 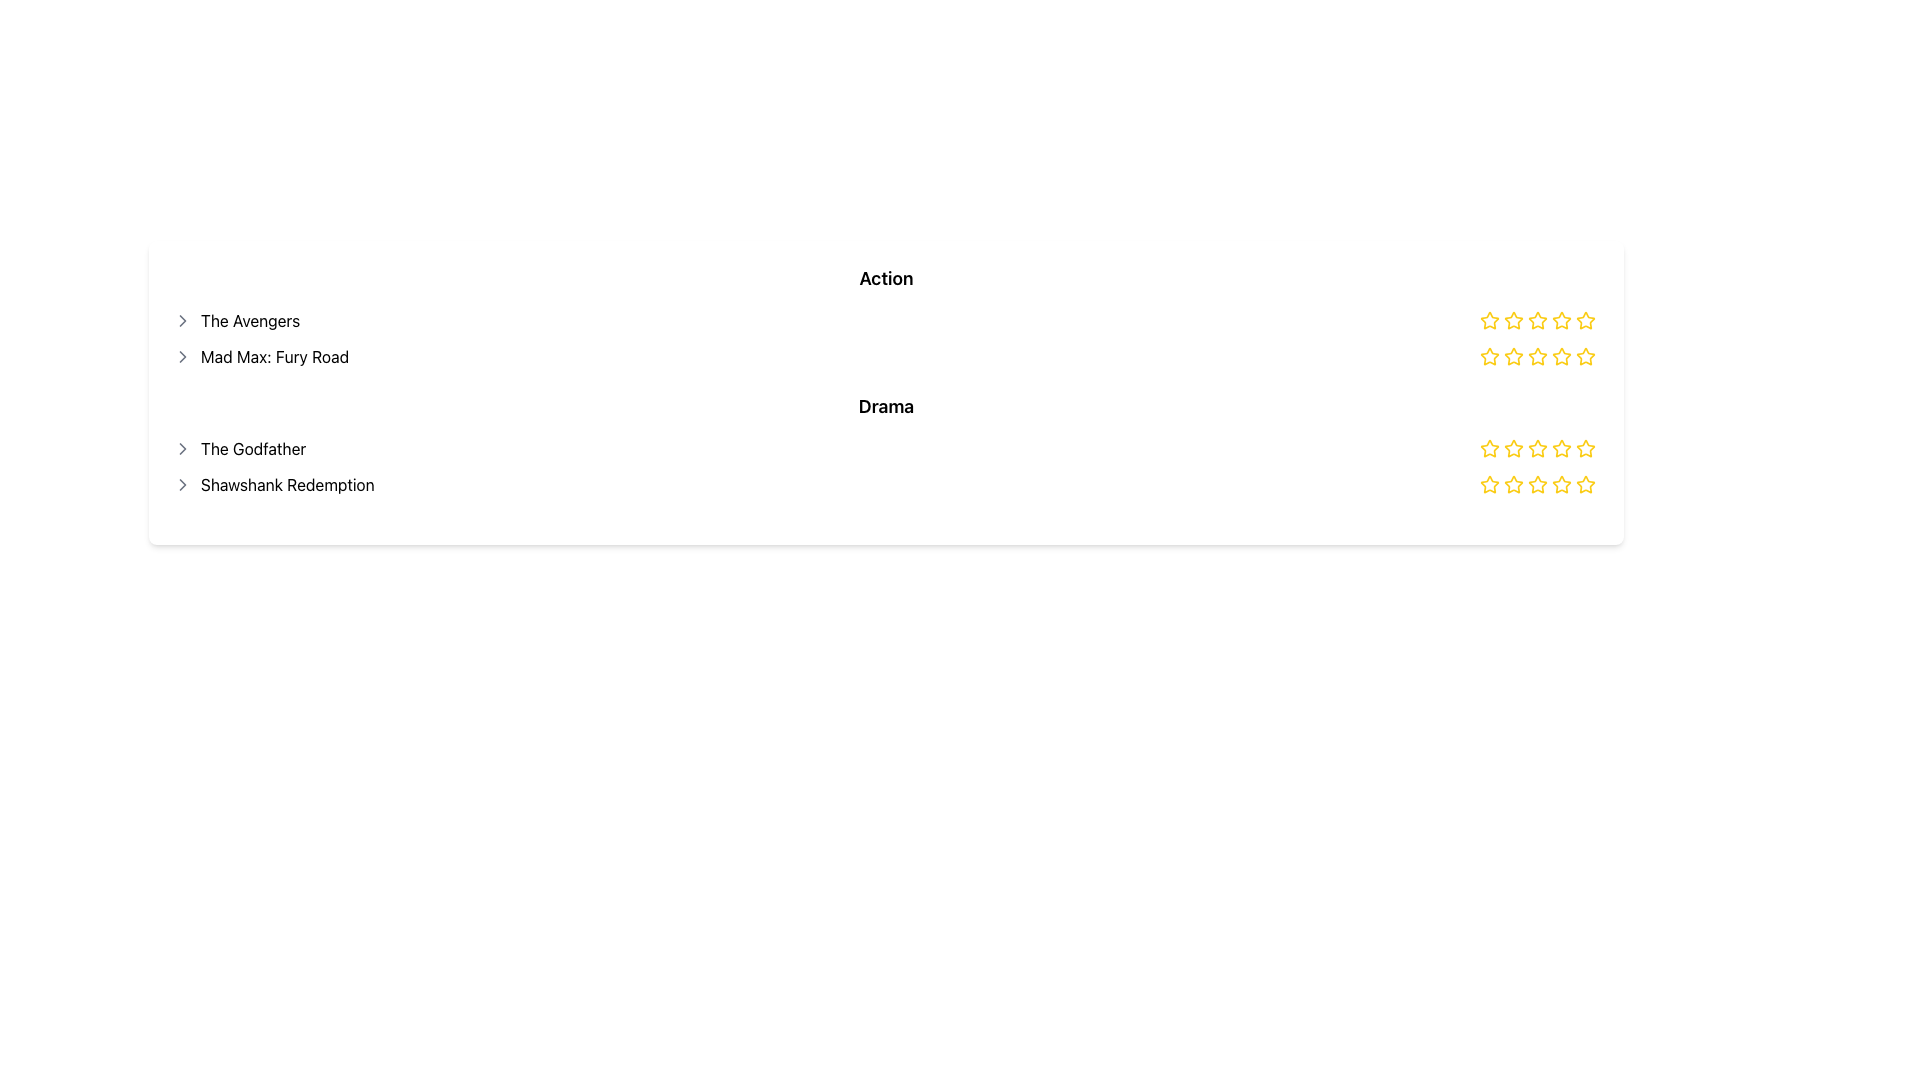 I want to click on the third star icon in the user rating system located, so click(x=1539, y=356).